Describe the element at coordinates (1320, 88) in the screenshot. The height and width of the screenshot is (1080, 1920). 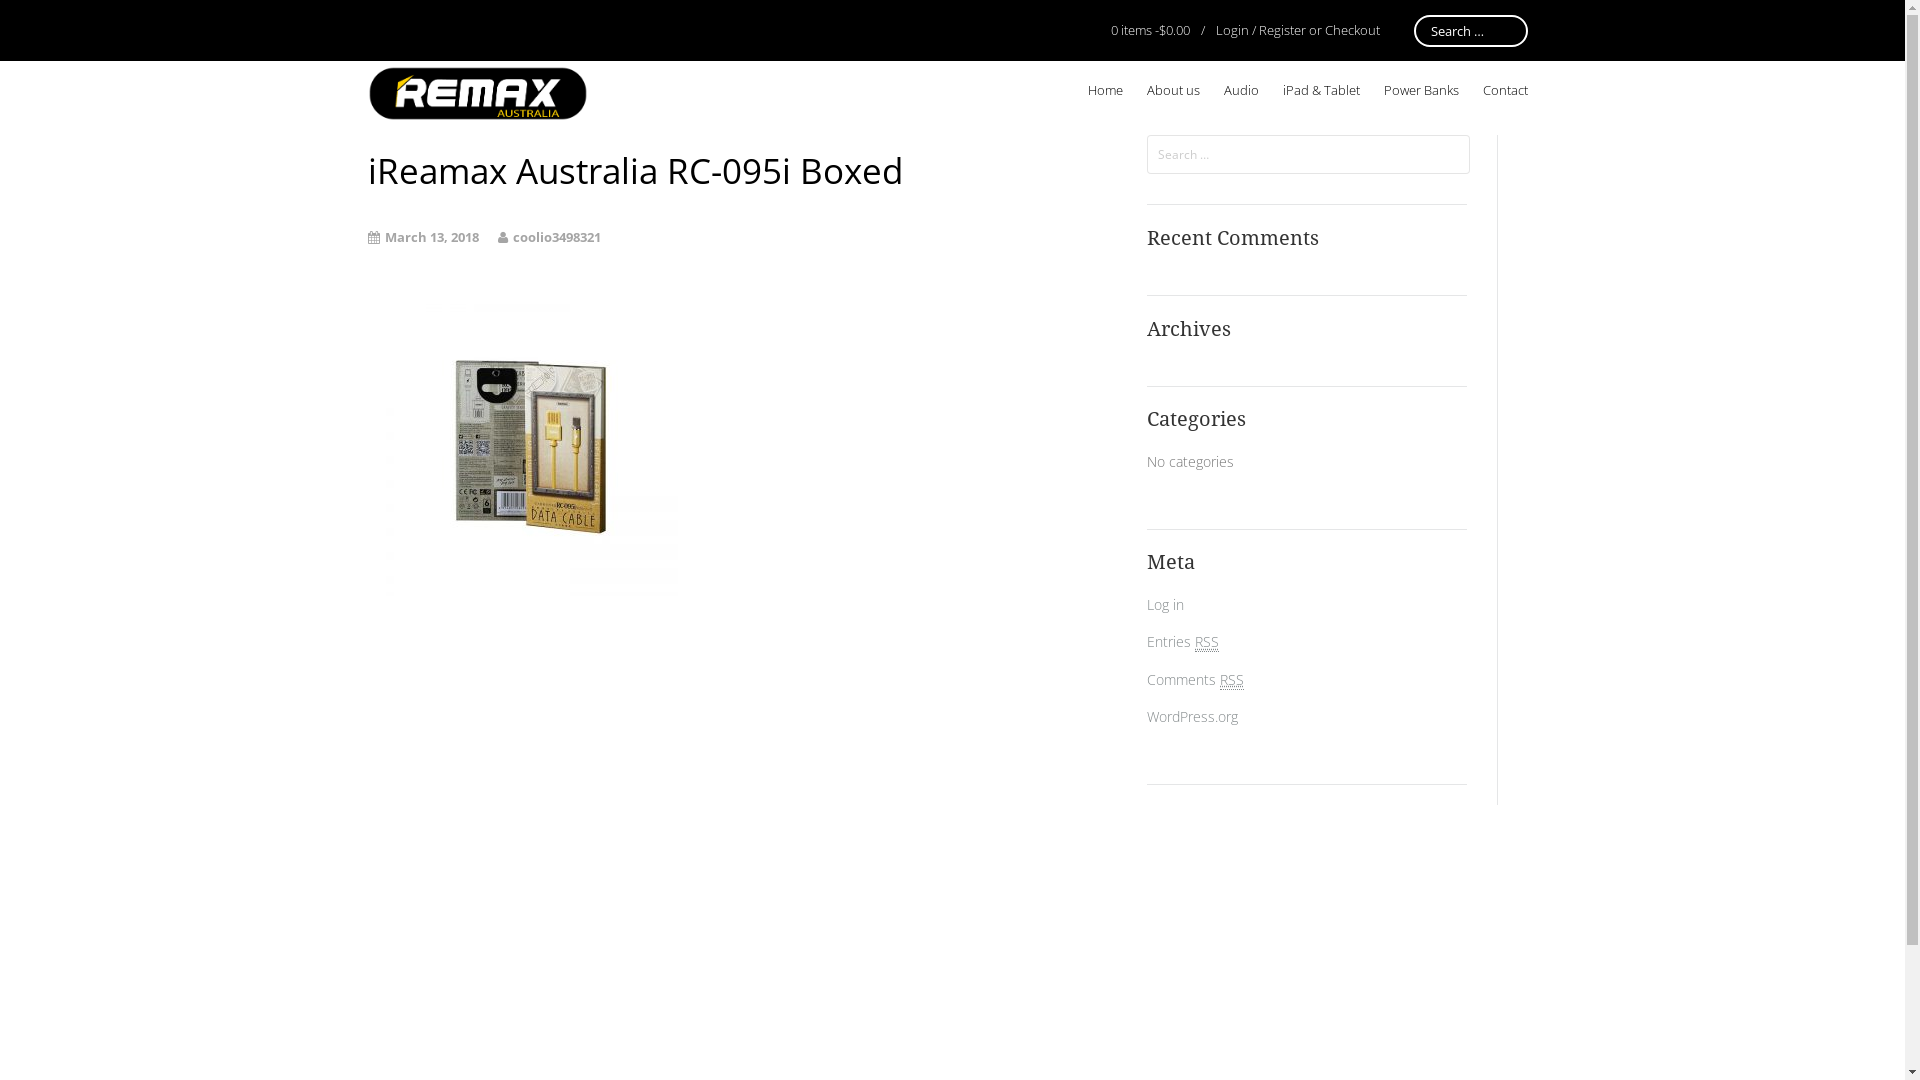
I see `'iPad & Tablet'` at that location.